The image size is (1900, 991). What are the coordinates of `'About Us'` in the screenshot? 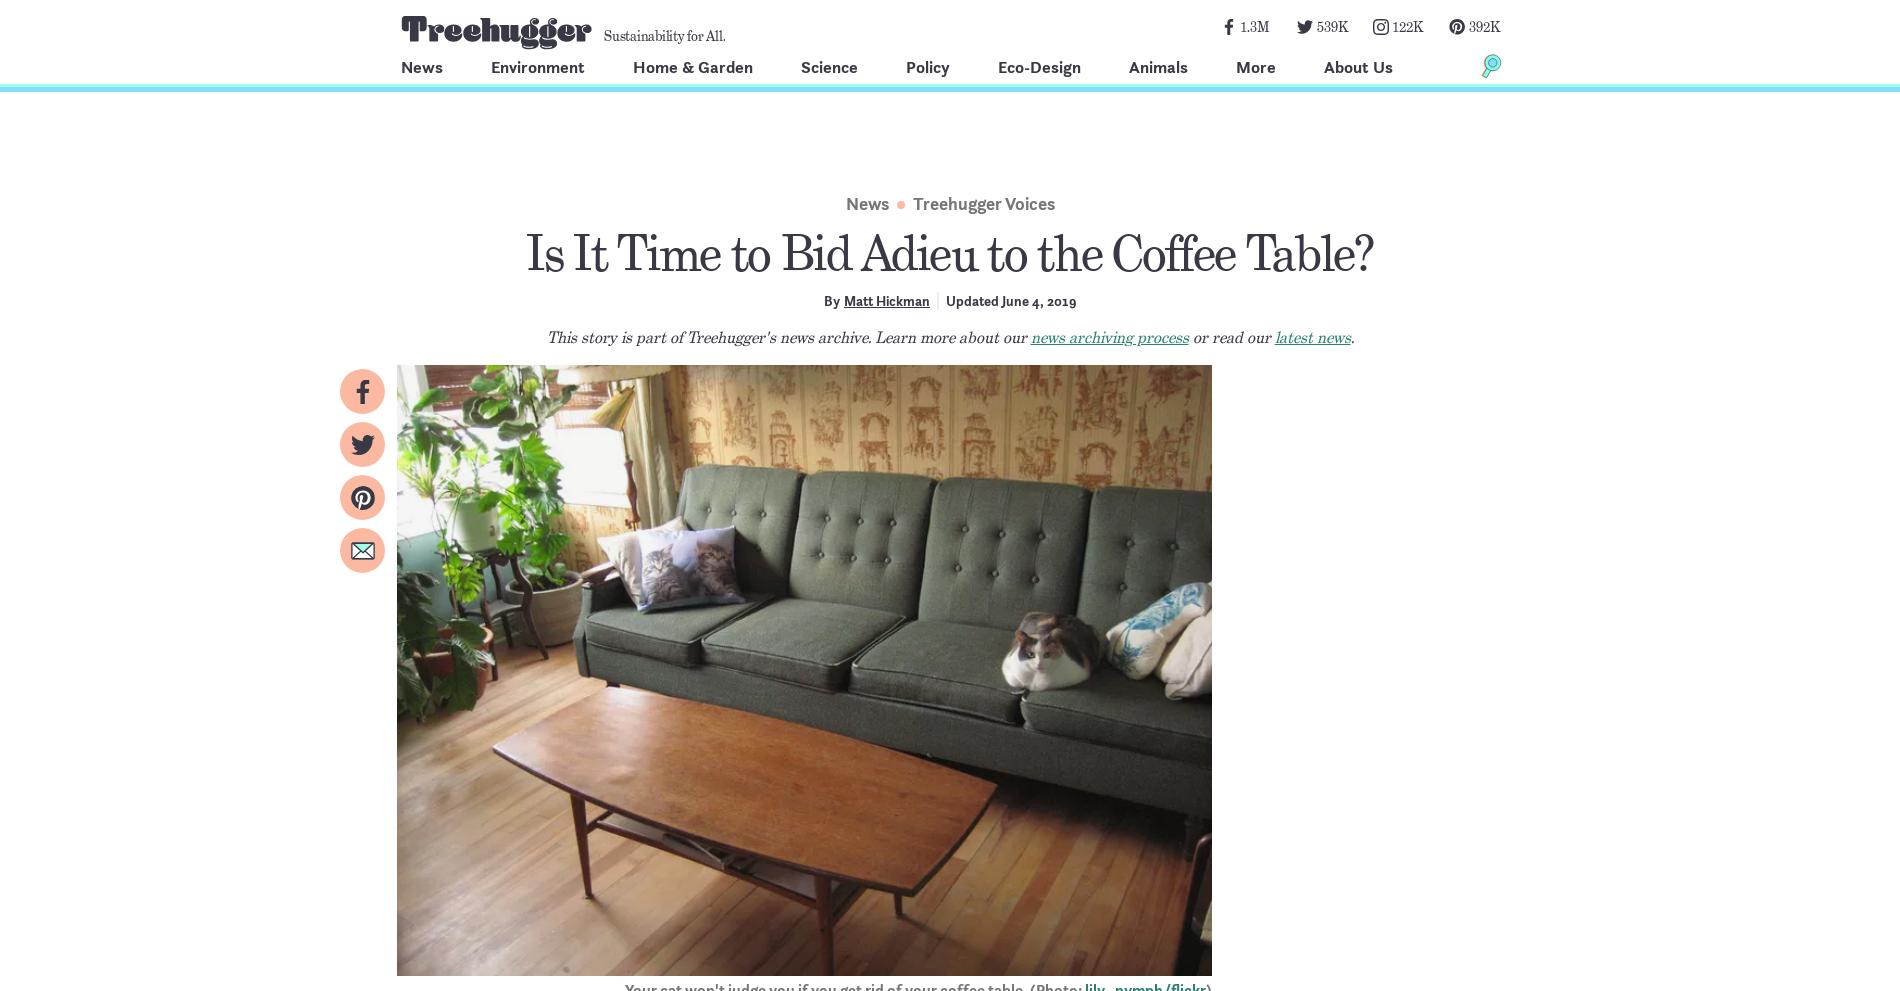 It's located at (1357, 66).